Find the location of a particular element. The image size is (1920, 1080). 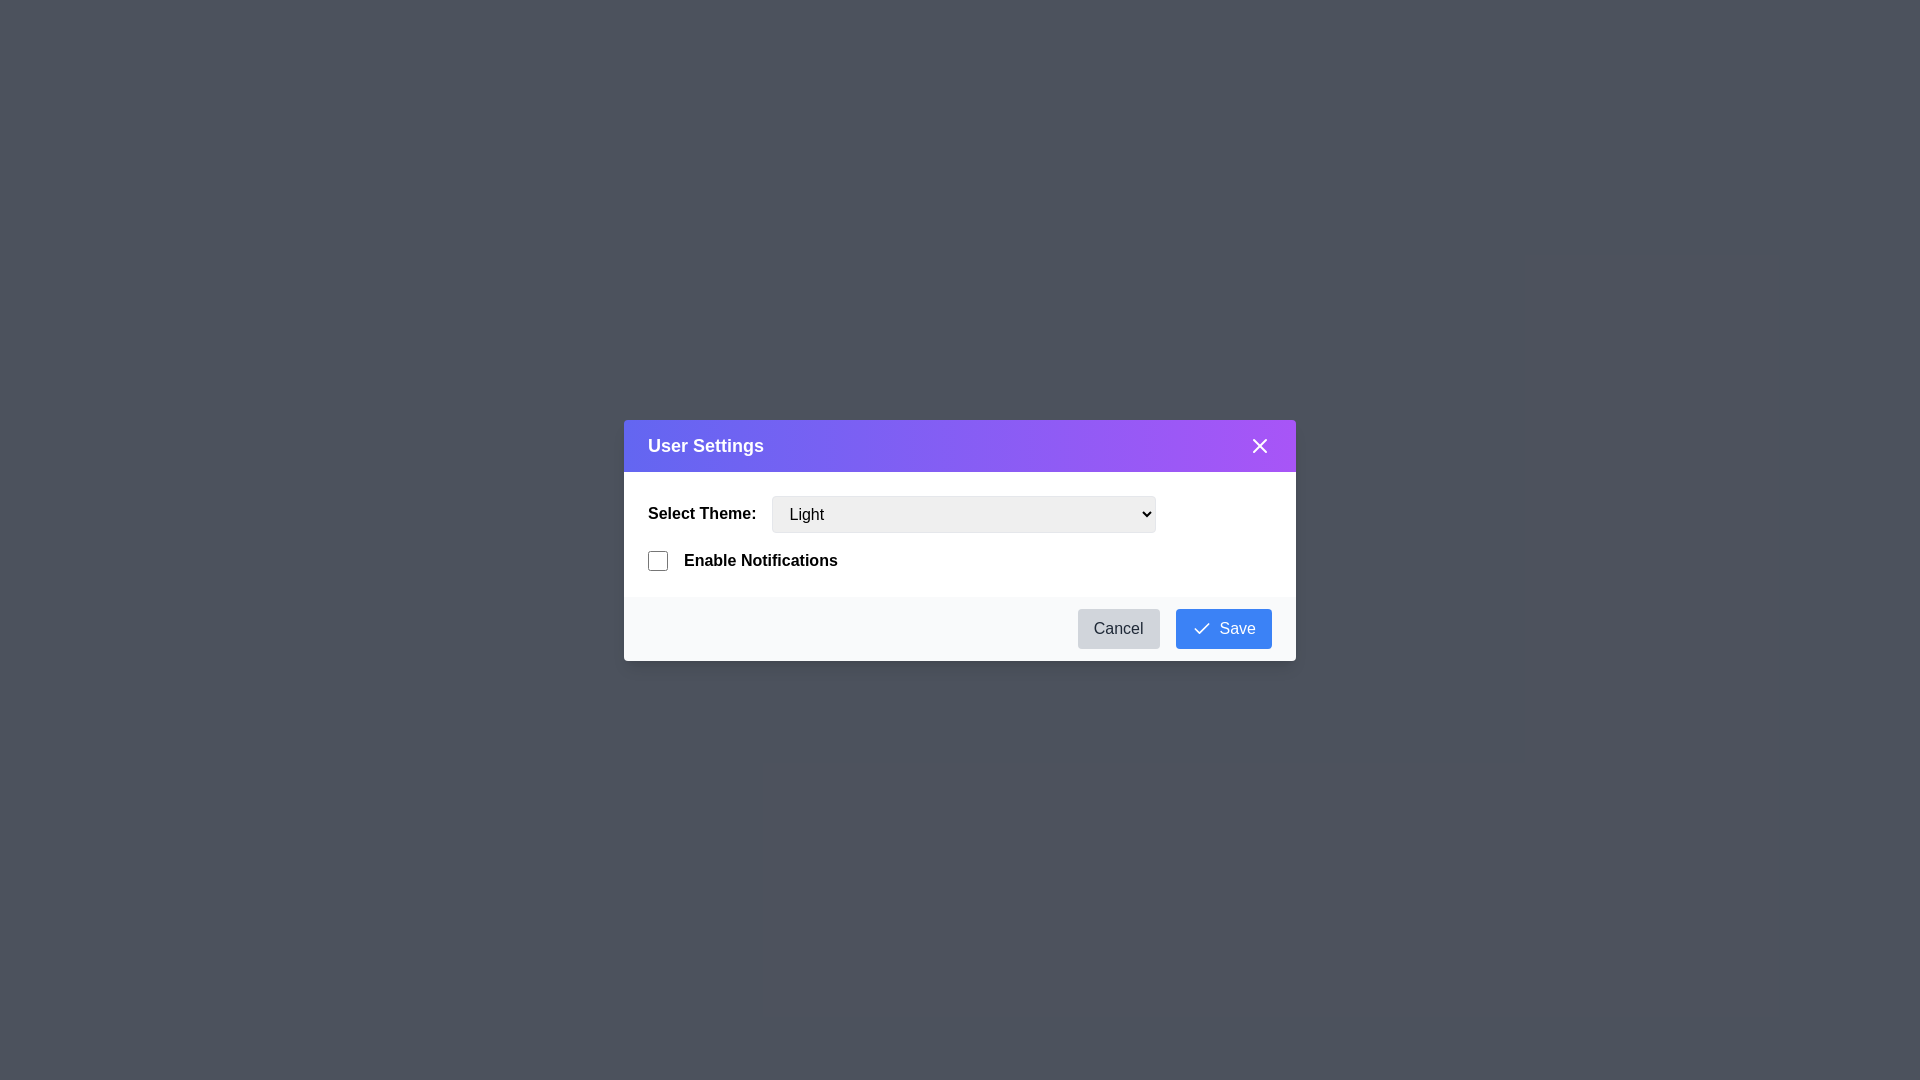

the theme Light from the dropdown menu is located at coordinates (964, 512).